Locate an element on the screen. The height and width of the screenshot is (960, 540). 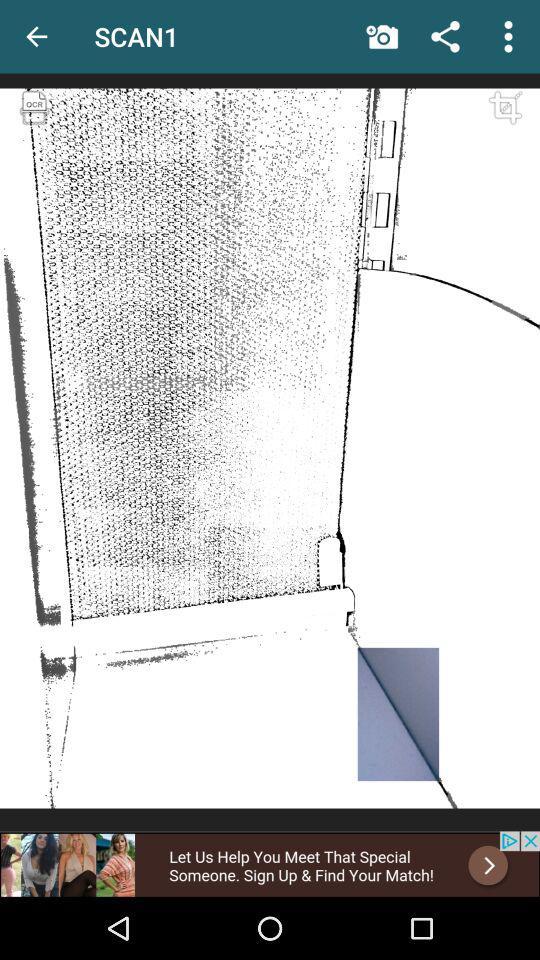
share icon is located at coordinates (445, 35).